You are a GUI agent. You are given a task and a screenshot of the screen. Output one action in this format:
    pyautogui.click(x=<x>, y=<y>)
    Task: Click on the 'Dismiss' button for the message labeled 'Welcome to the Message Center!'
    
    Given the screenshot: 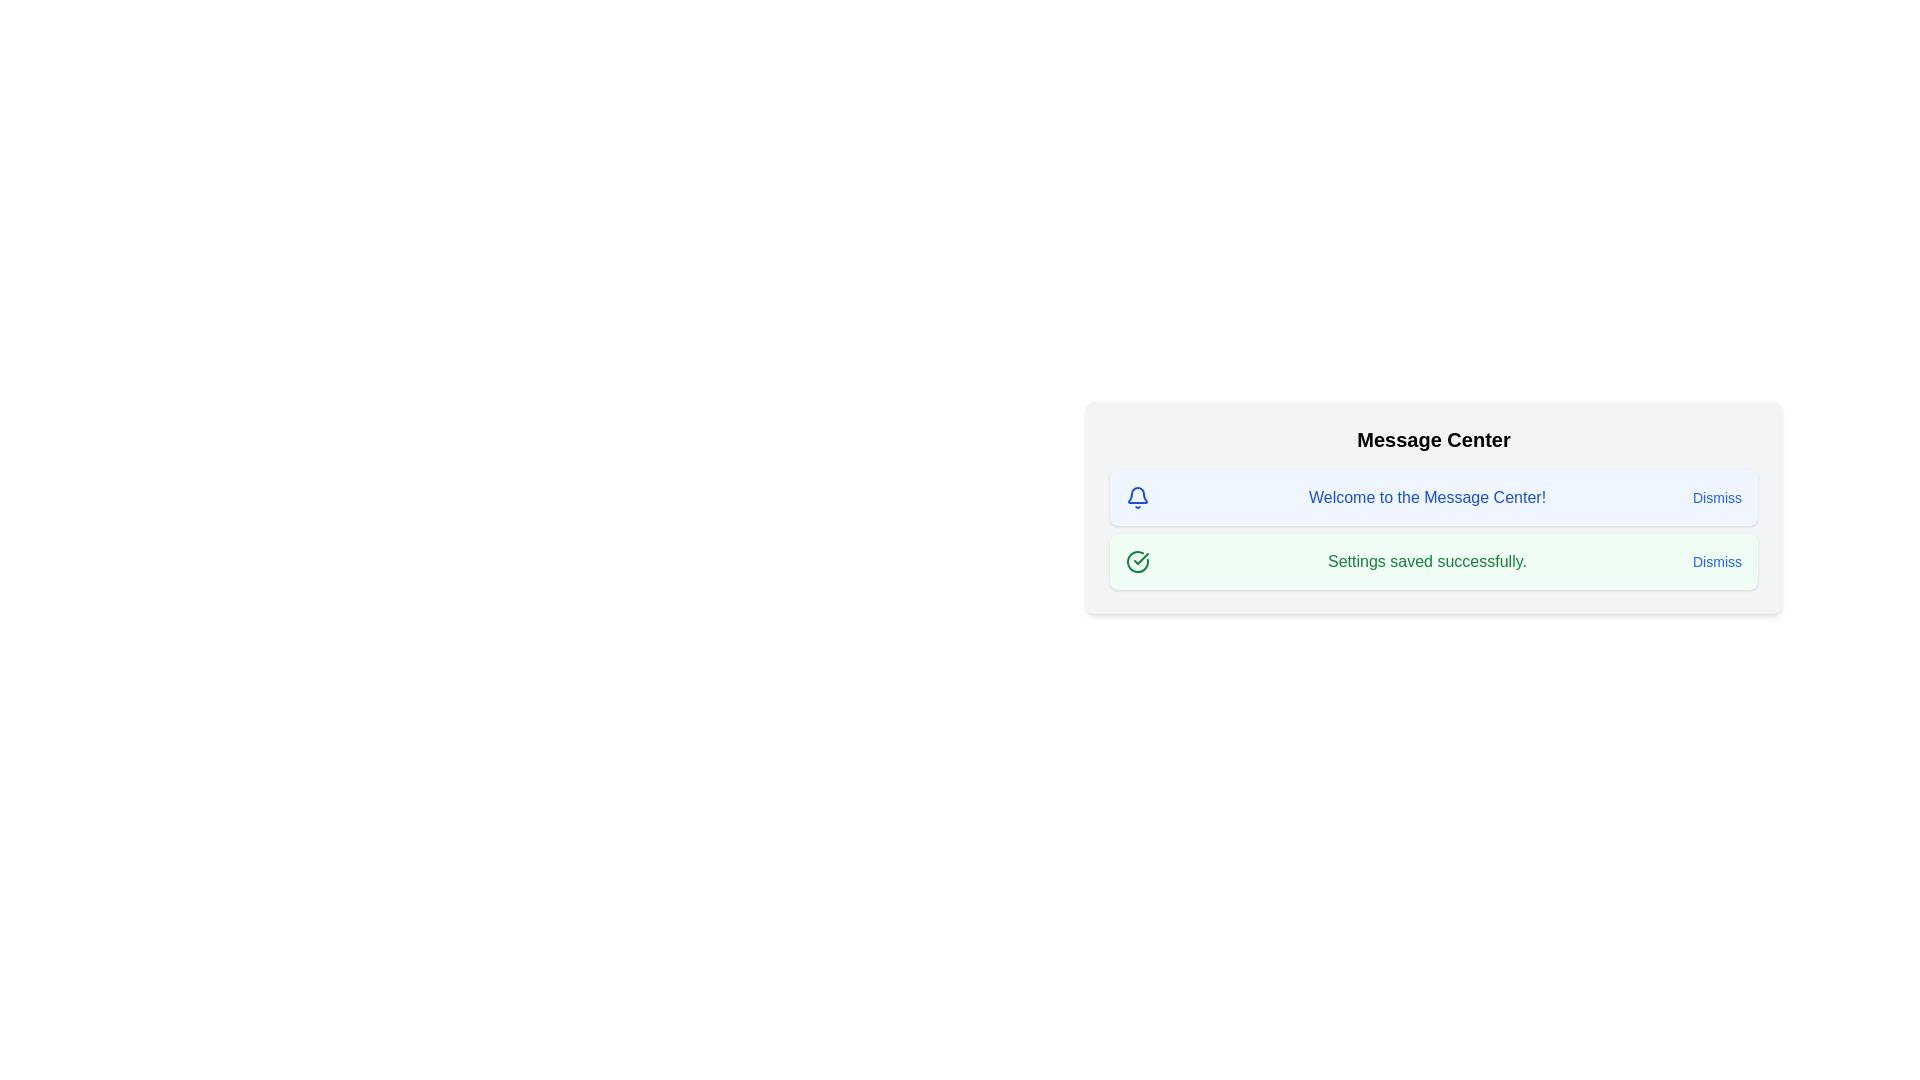 What is the action you would take?
    pyautogui.click(x=1716, y=496)
    